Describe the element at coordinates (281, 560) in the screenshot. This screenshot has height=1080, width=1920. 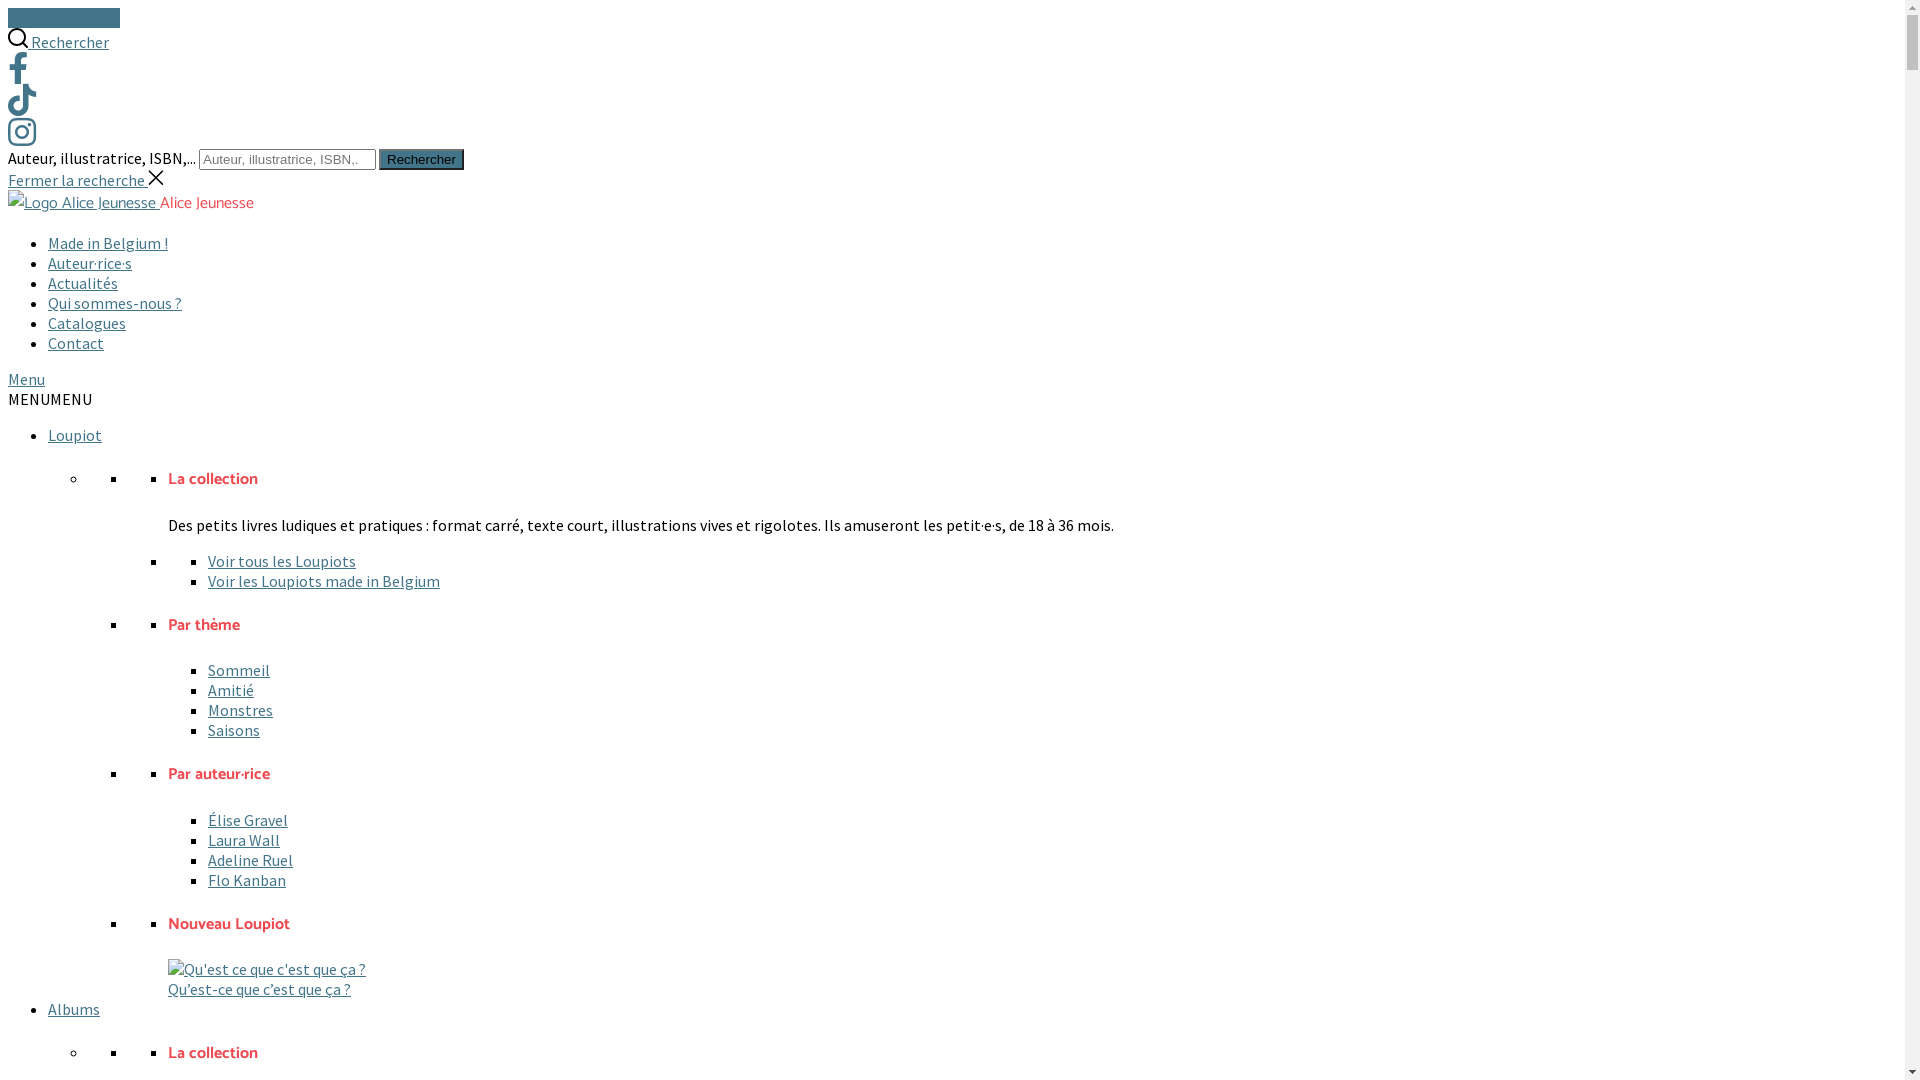
I see `'Voir tous les Loupiots'` at that location.